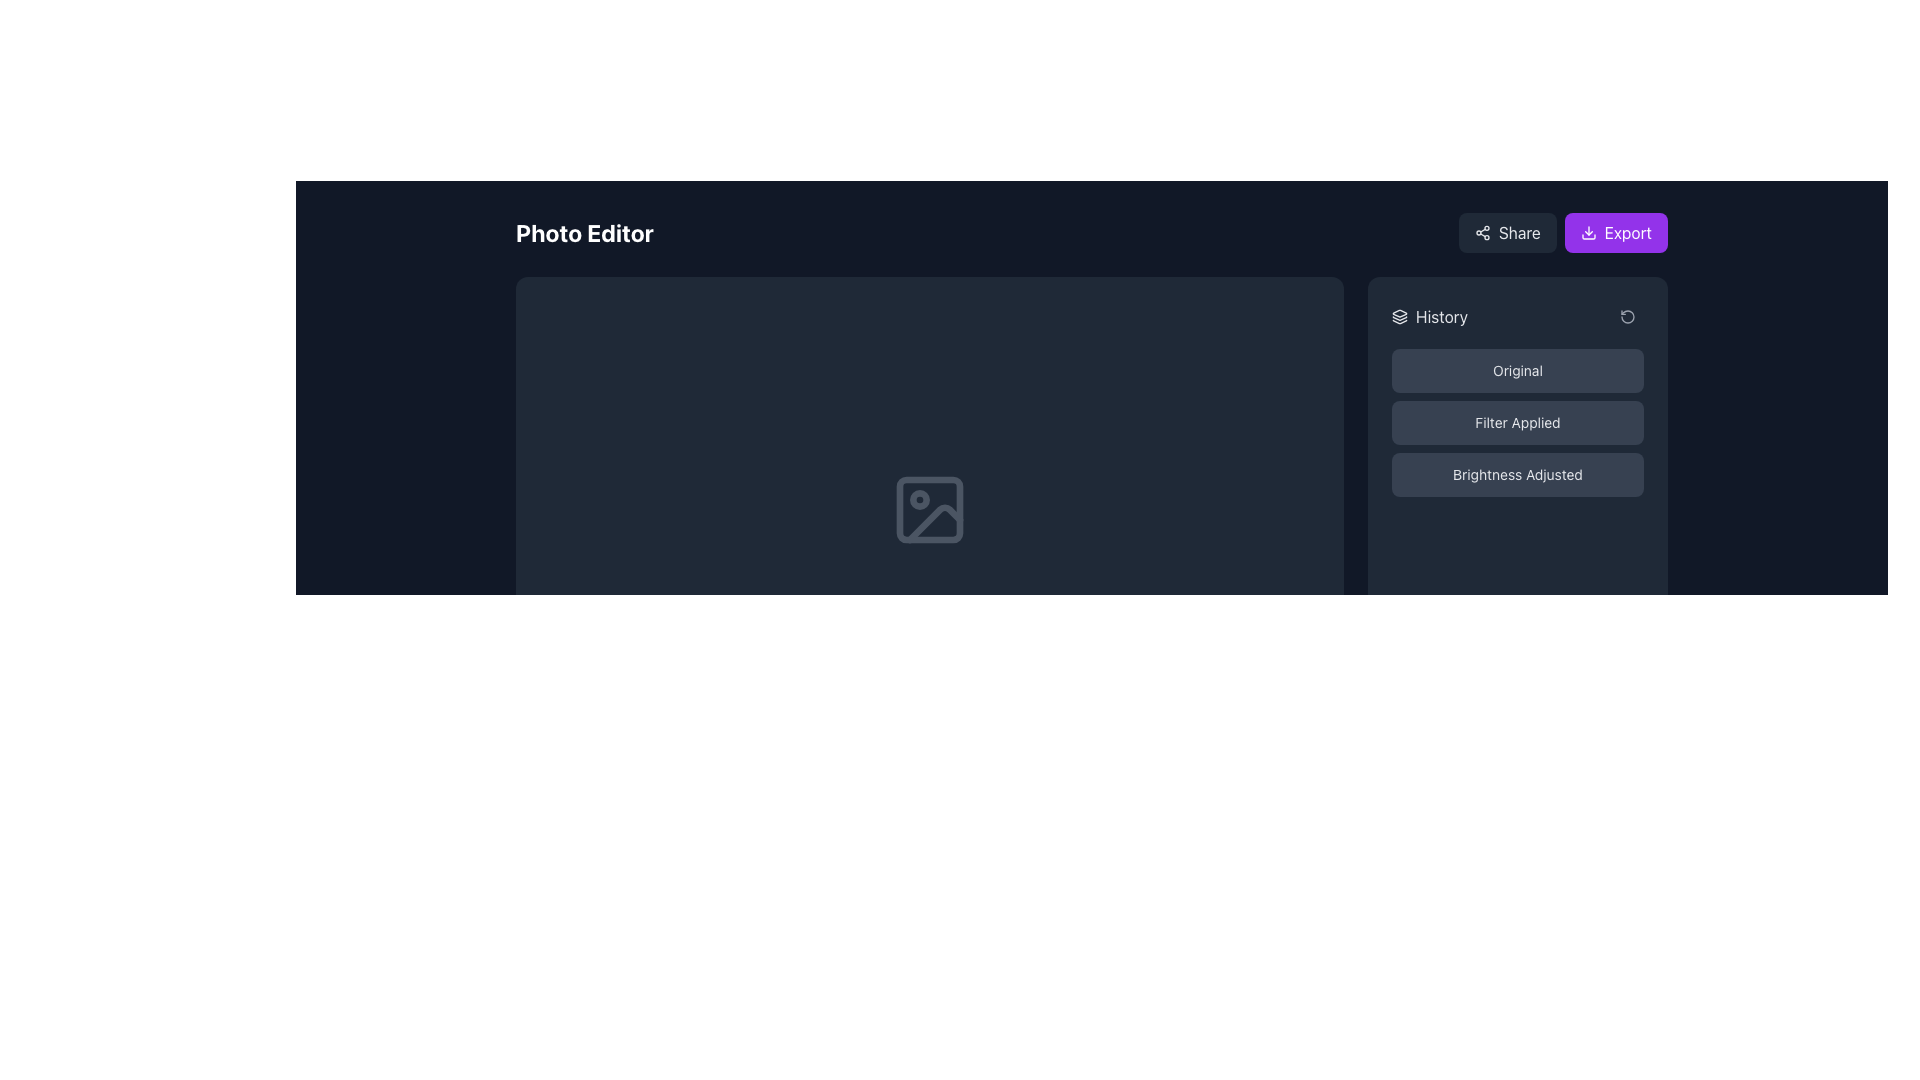 The height and width of the screenshot is (1080, 1920). I want to click on the 'Original' state button located at the top of the sidebar group of buttons, so click(1517, 370).